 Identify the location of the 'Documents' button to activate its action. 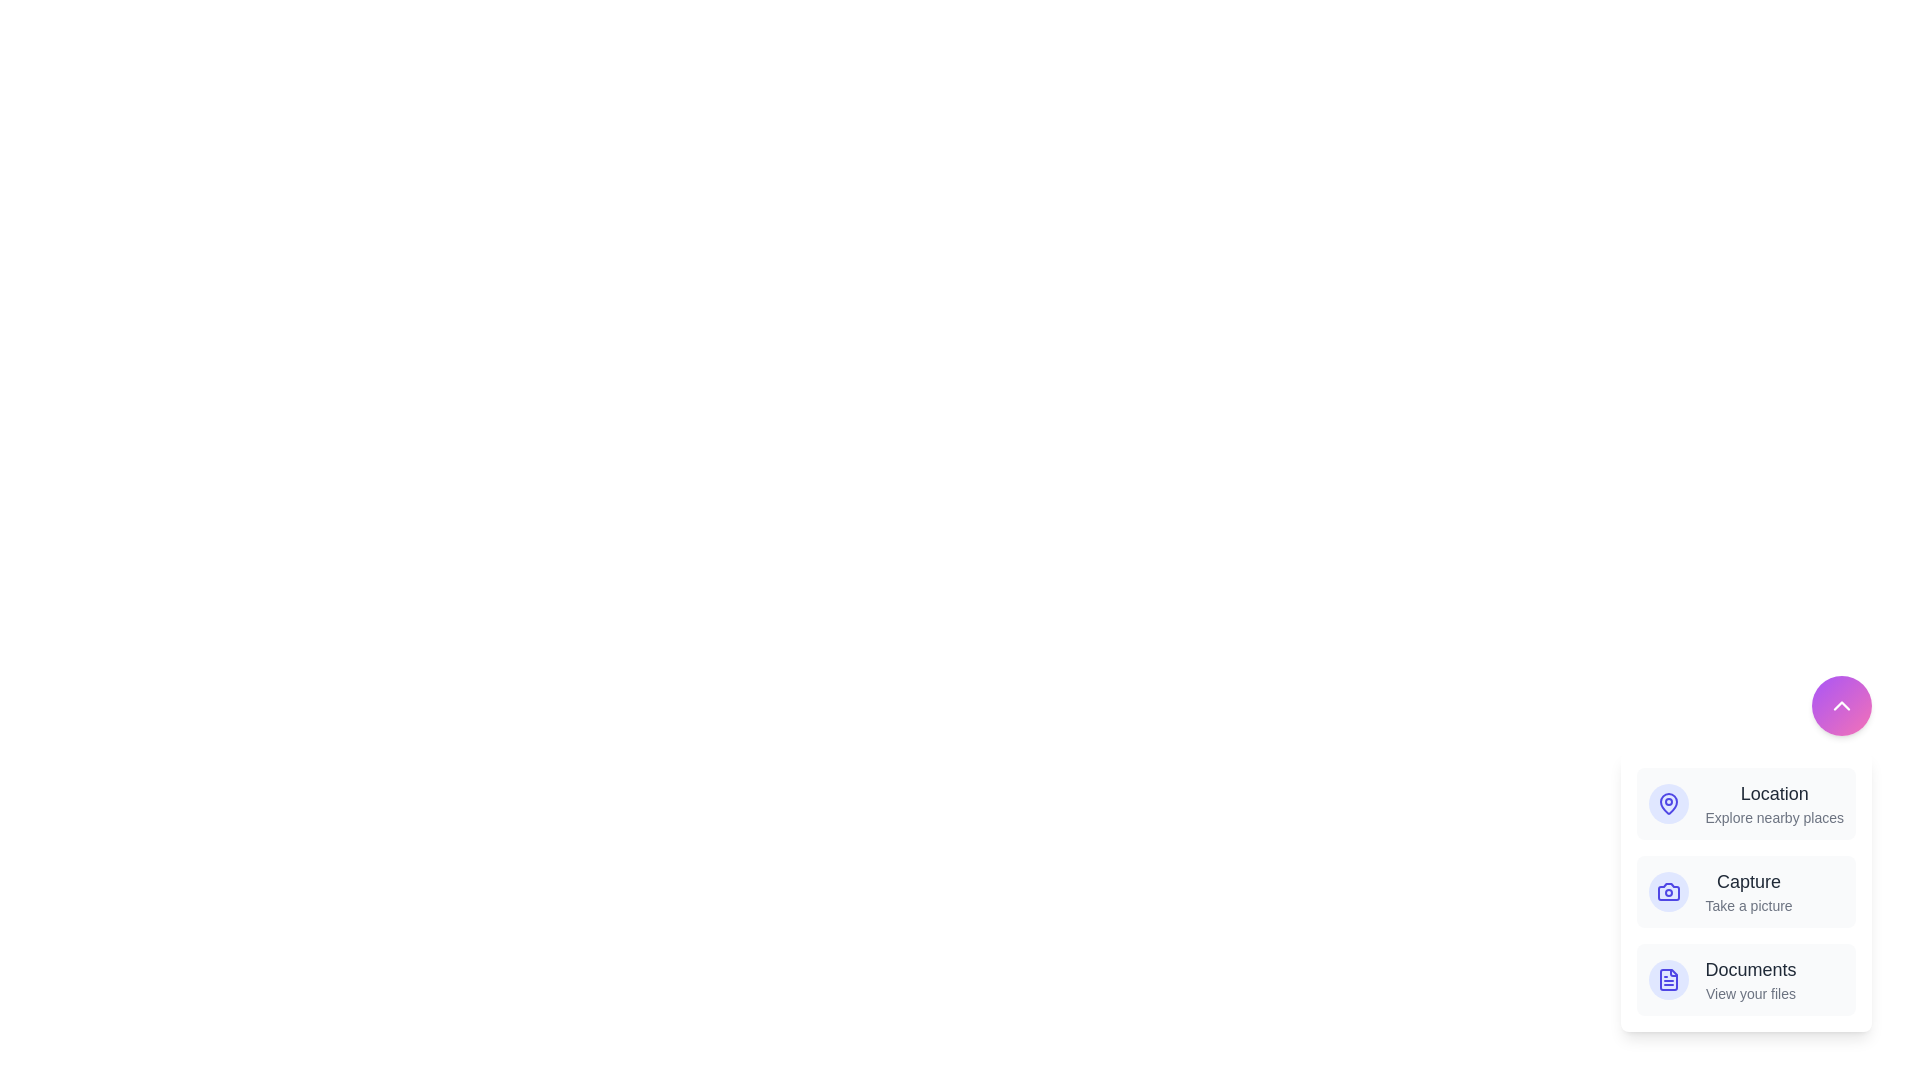
(1745, 978).